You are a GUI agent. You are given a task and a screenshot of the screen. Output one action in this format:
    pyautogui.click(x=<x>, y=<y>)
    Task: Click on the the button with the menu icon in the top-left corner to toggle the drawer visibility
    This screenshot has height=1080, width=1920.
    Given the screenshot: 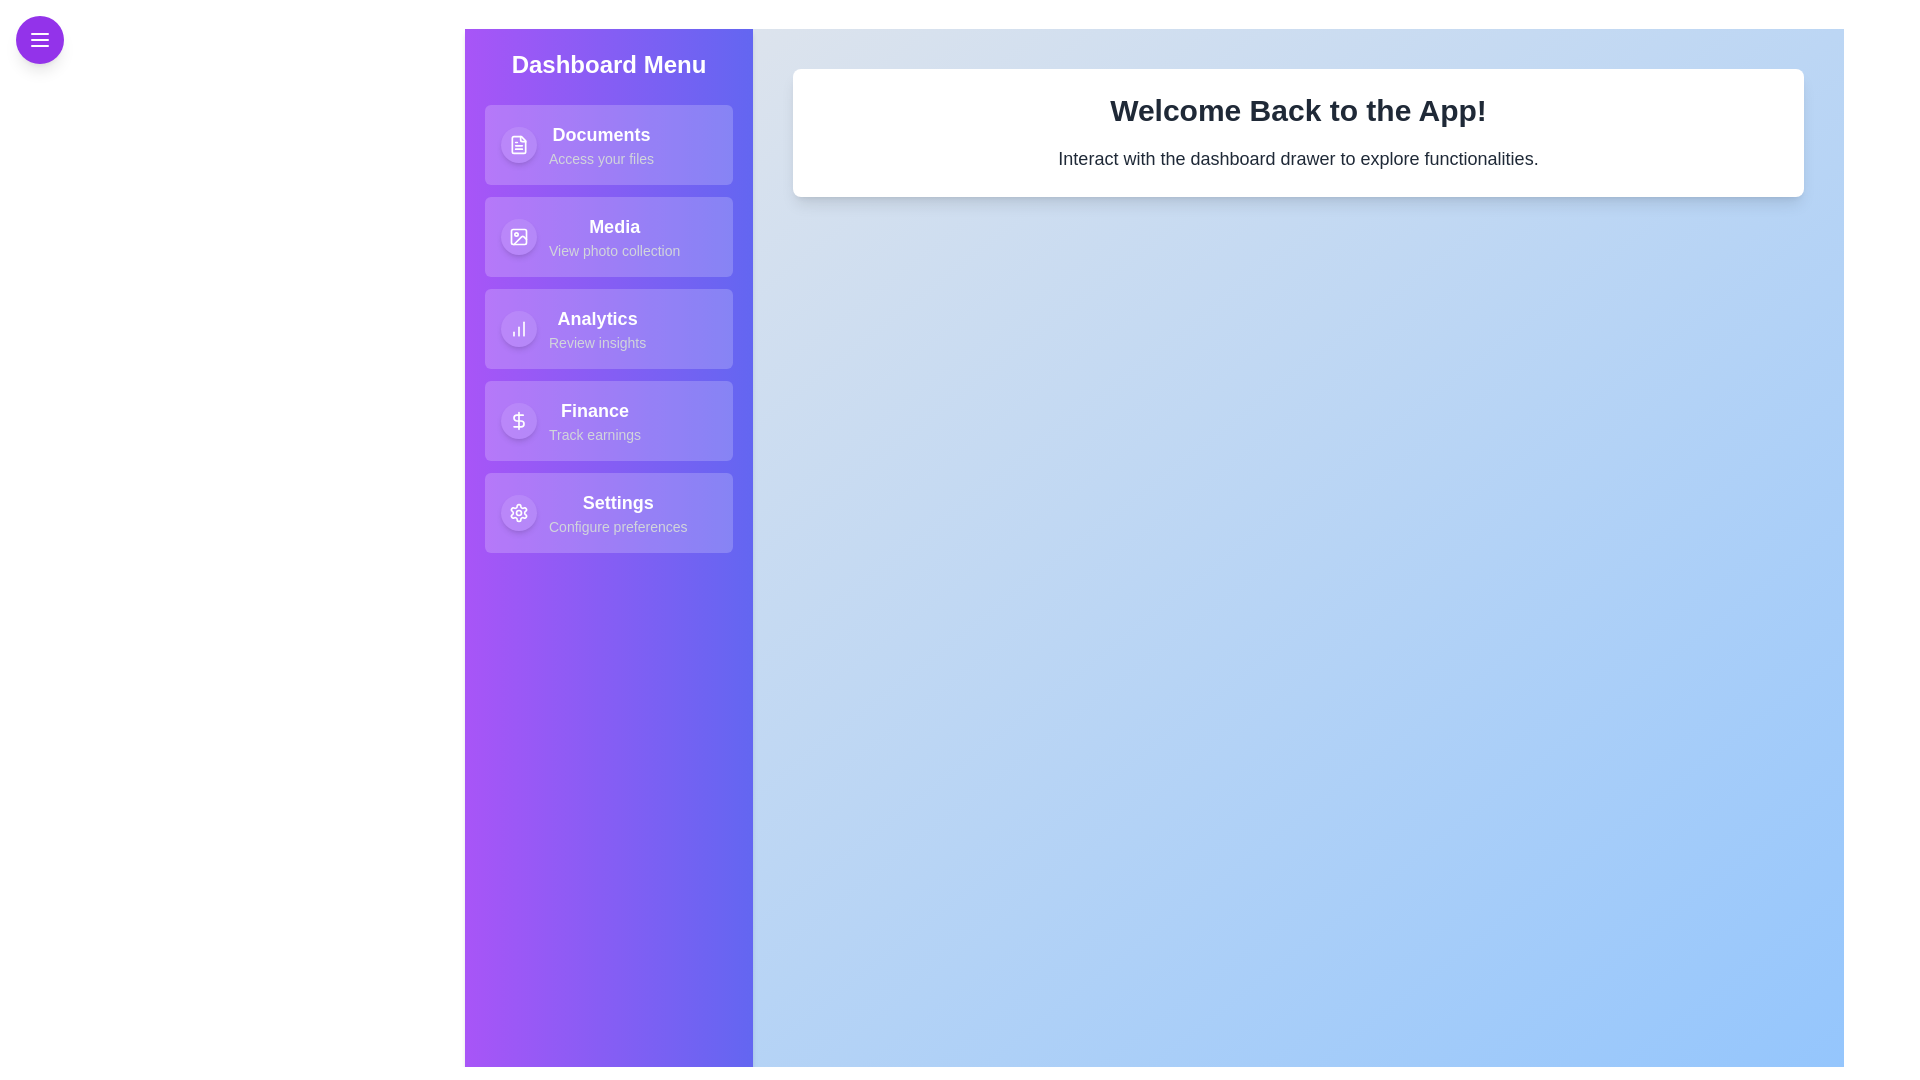 What is the action you would take?
    pyautogui.click(x=39, y=39)
    